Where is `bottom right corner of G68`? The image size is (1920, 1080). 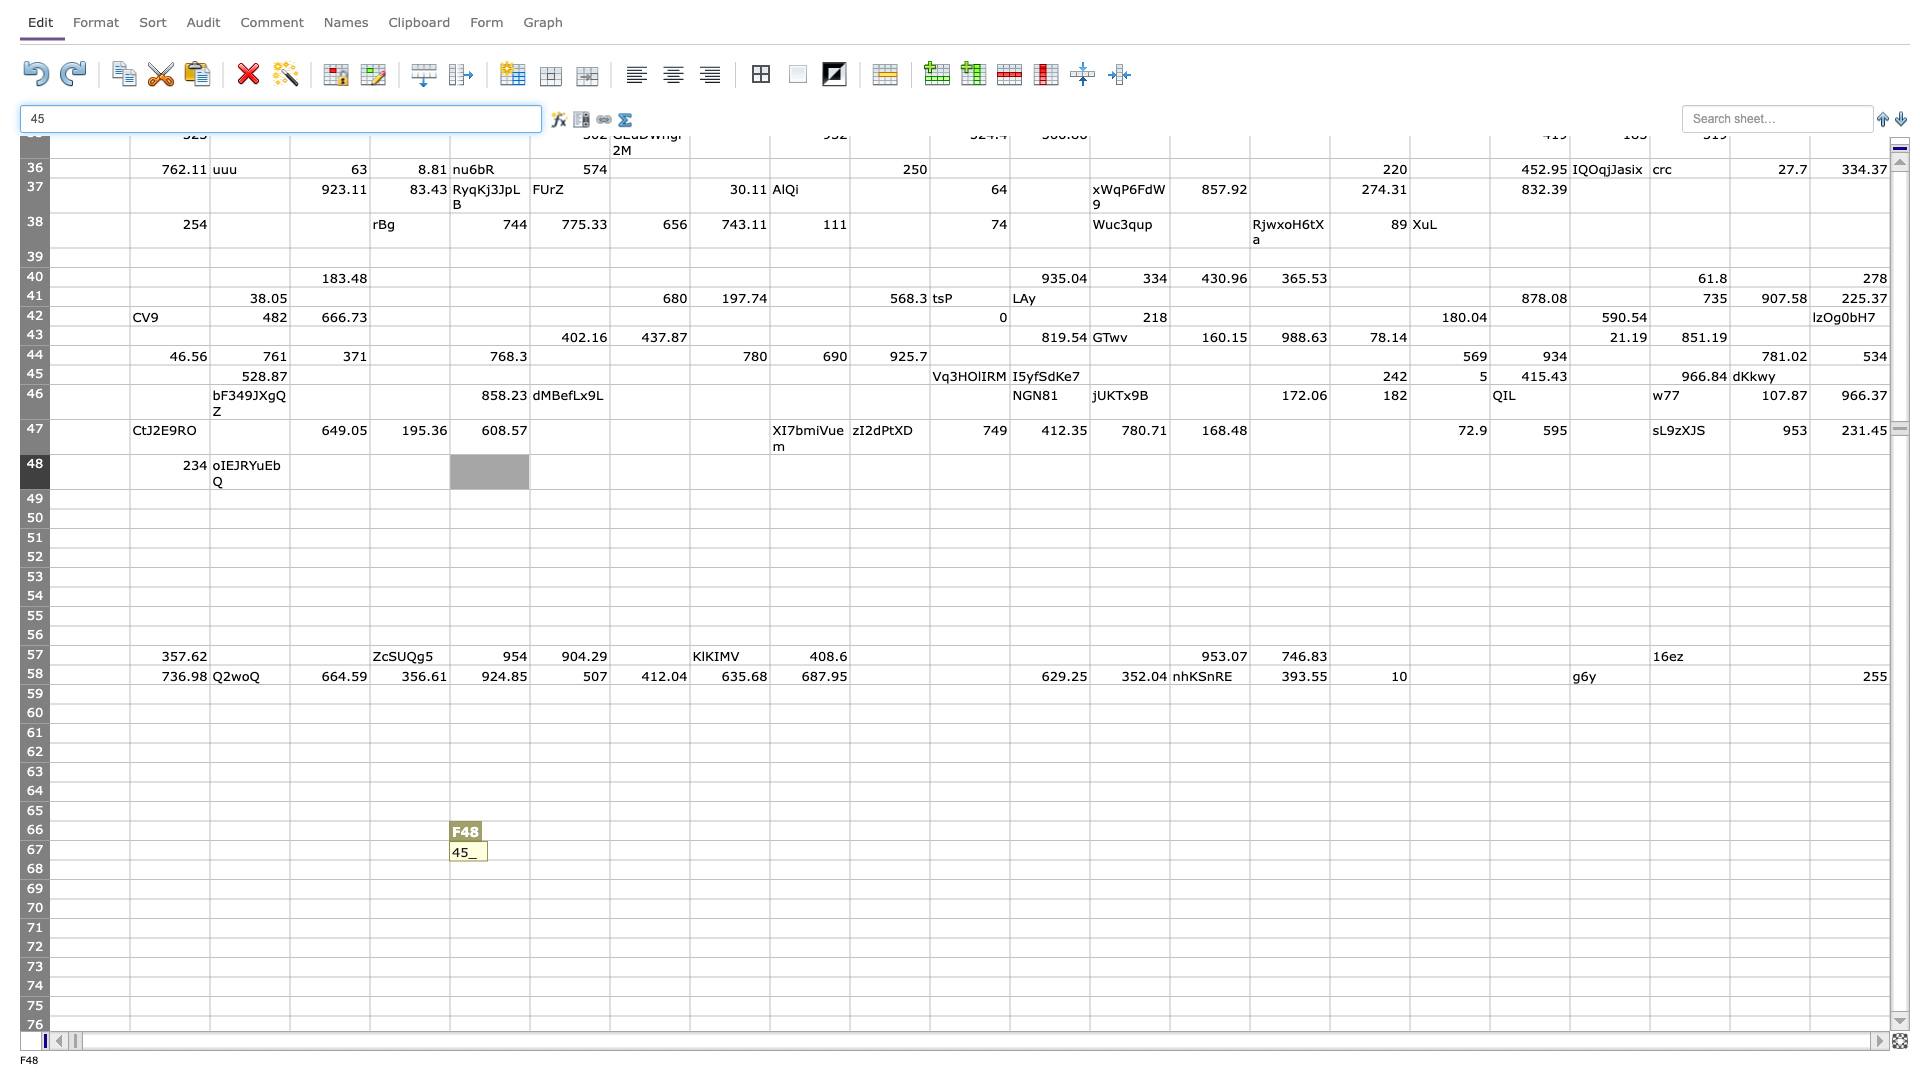 bottom right corner of G68 is located at coordinates (608, 878).